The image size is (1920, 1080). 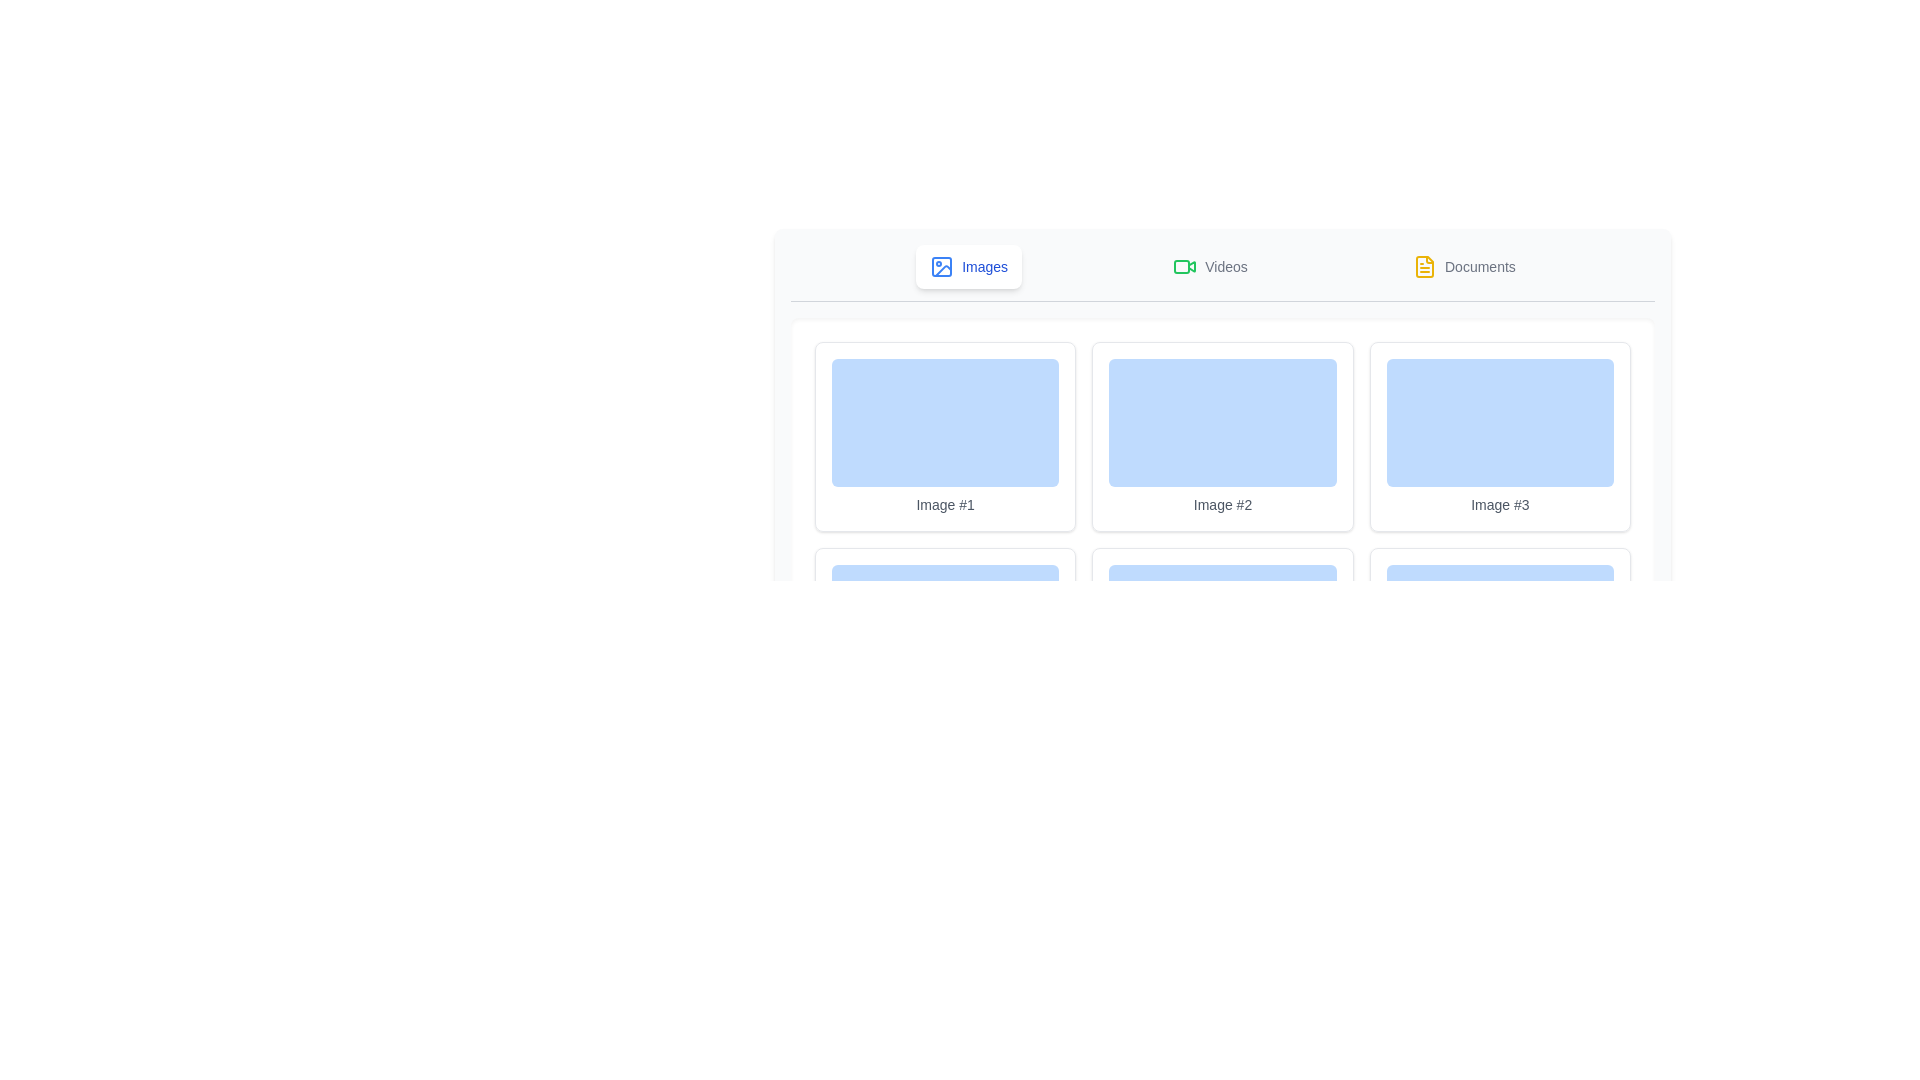 What do you see at coordinates (944, 435) in the screenshot?
I see `the first card or panel UI component in the 3-column grid layout` at bounding box center [944, 435].